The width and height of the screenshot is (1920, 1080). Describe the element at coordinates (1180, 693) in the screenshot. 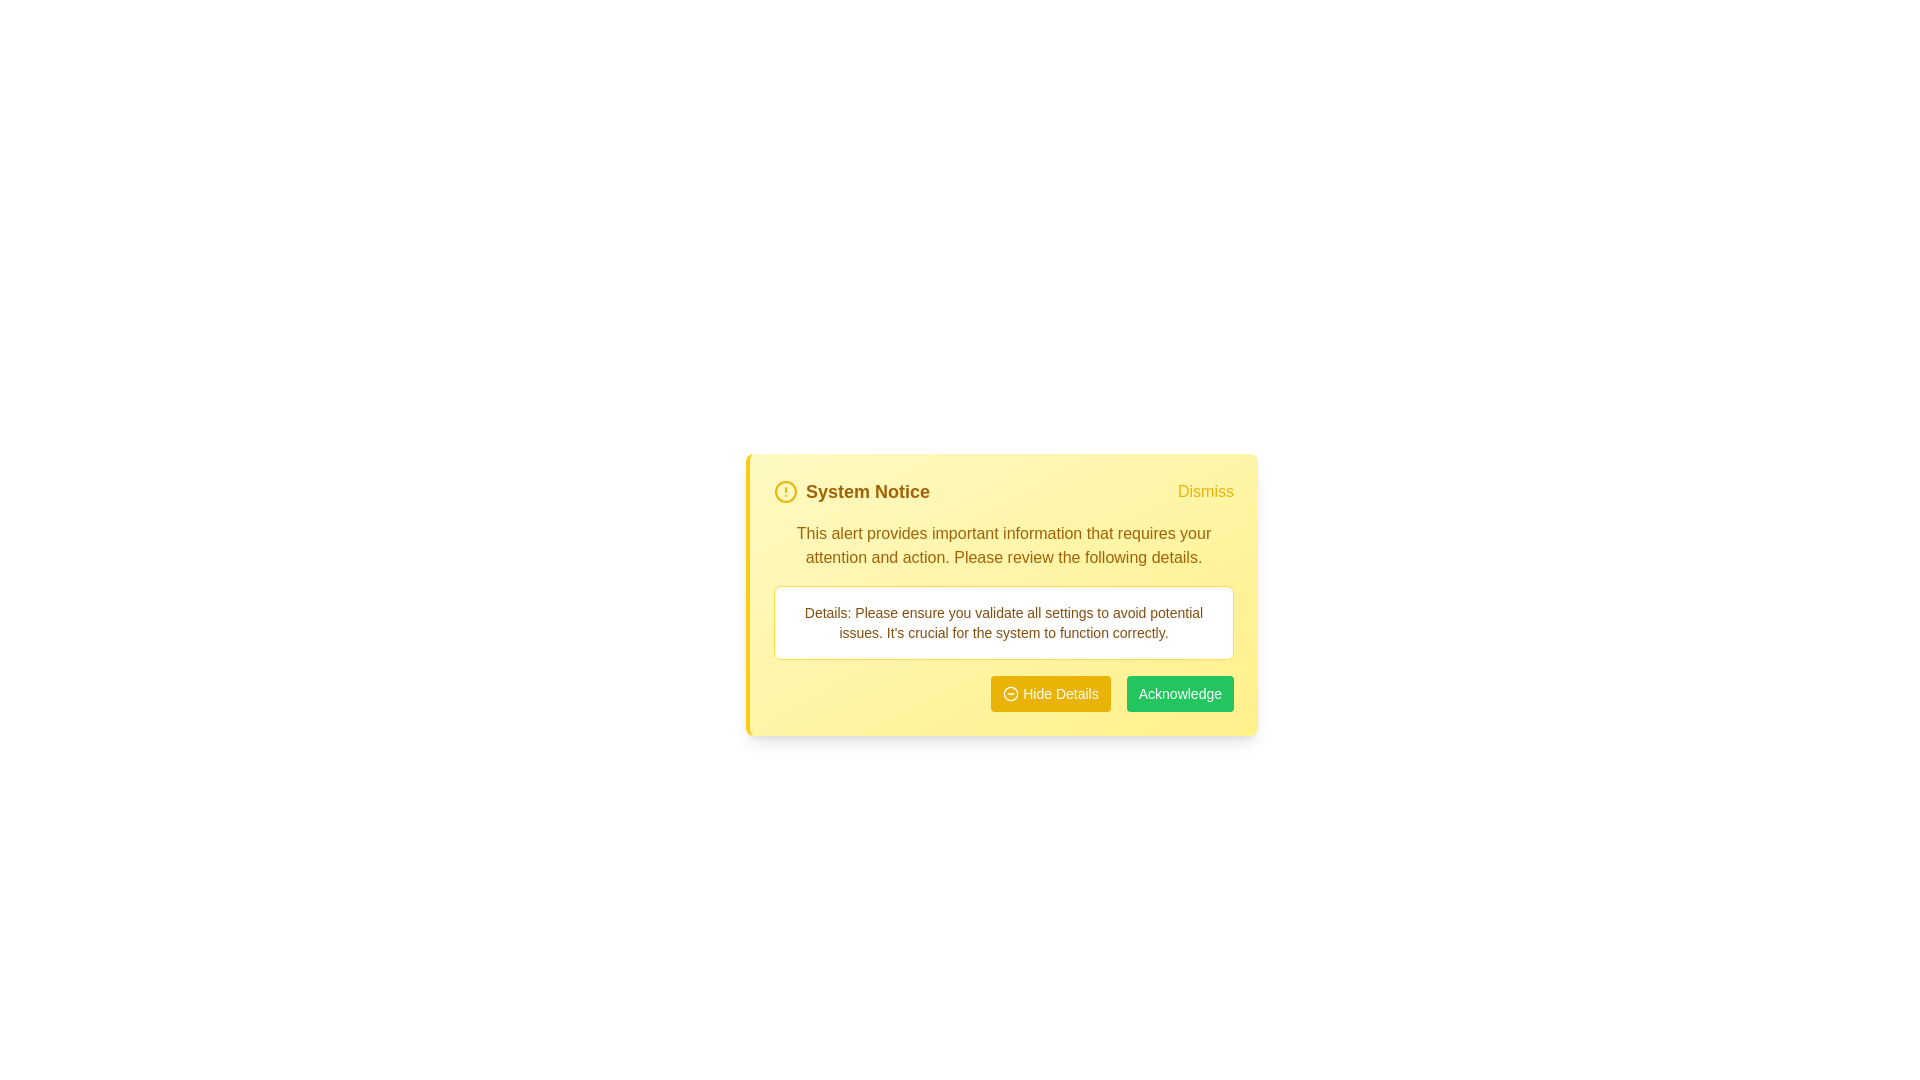

I see `the 'Acknowledge' button to acknowledge the alert` at that location.